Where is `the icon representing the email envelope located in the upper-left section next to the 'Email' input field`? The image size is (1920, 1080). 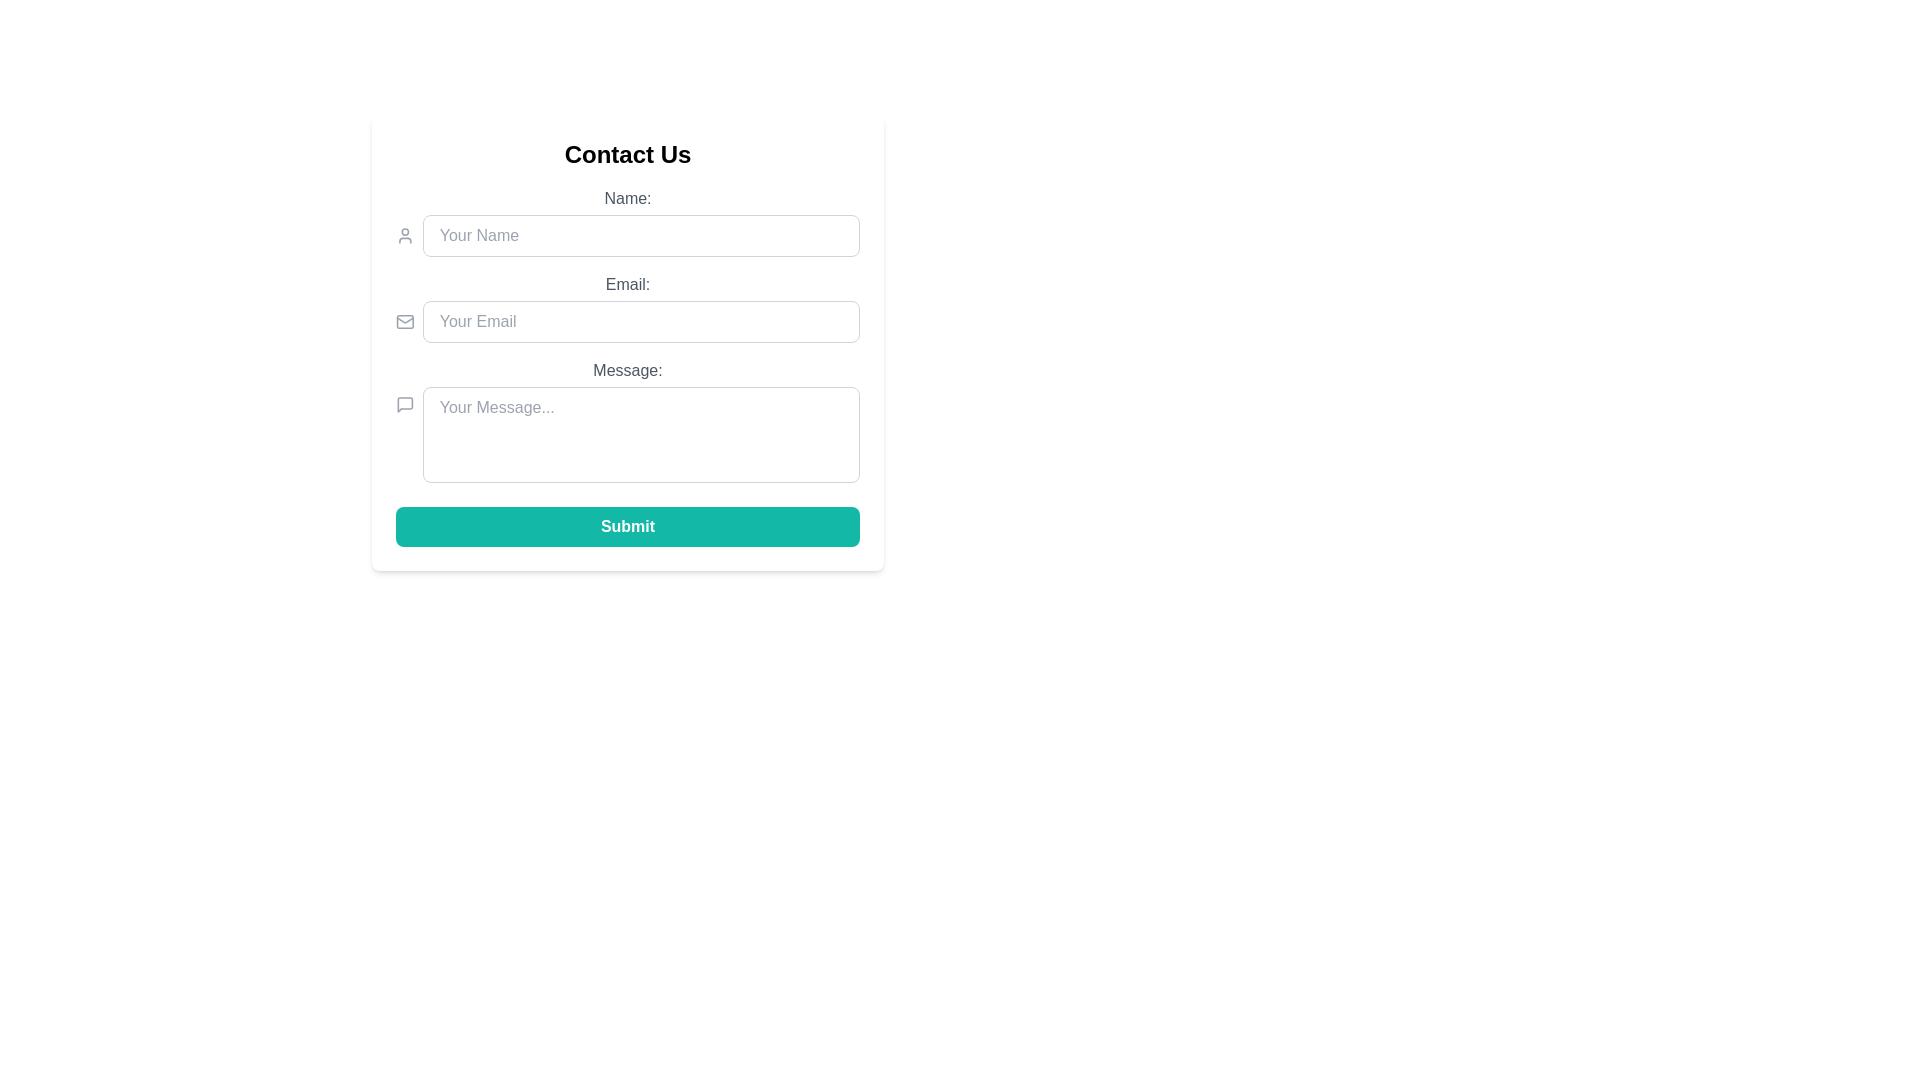
the icon representing the email envelope located in the upper-left section next to the 'Email' input field is located at coordinates (404, 320).